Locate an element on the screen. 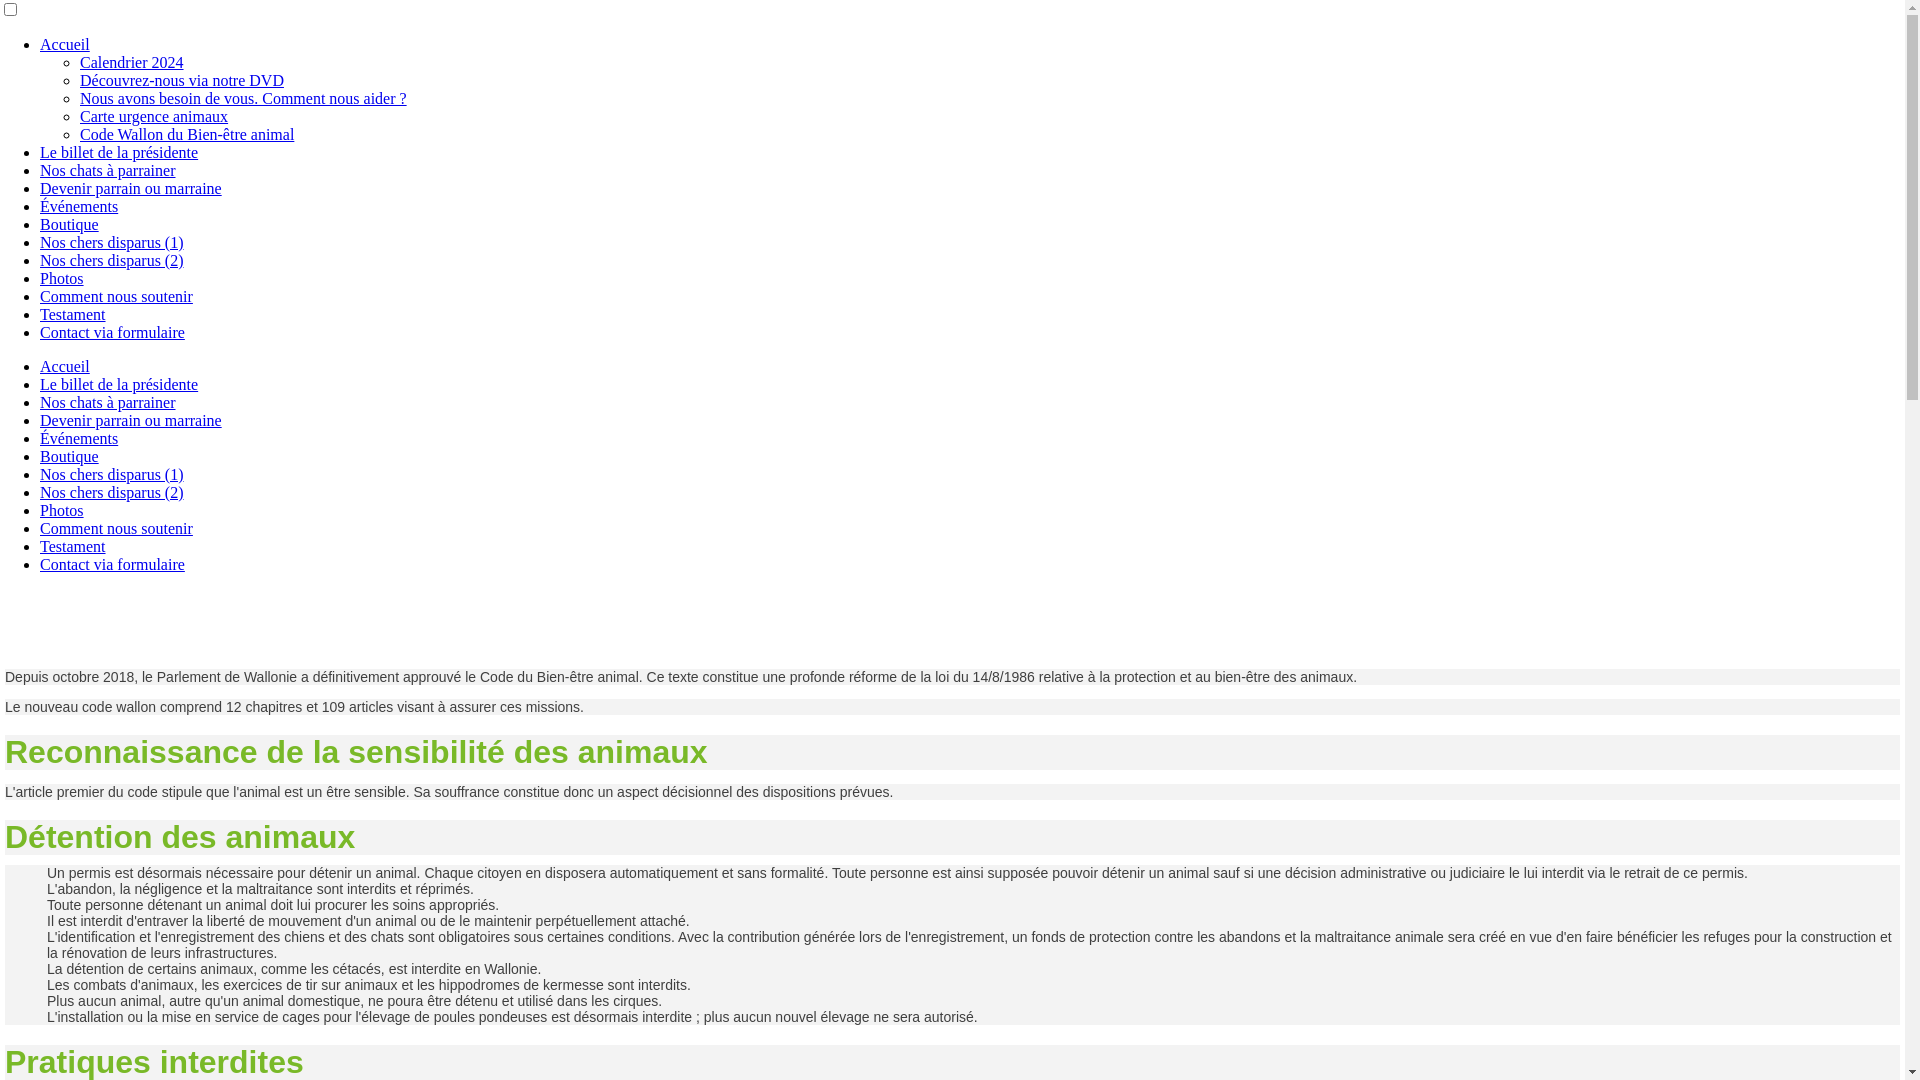 This screenshot has width=1920, height=1080. 'Comment nous soutenir' is located at coordinates (115, 527).